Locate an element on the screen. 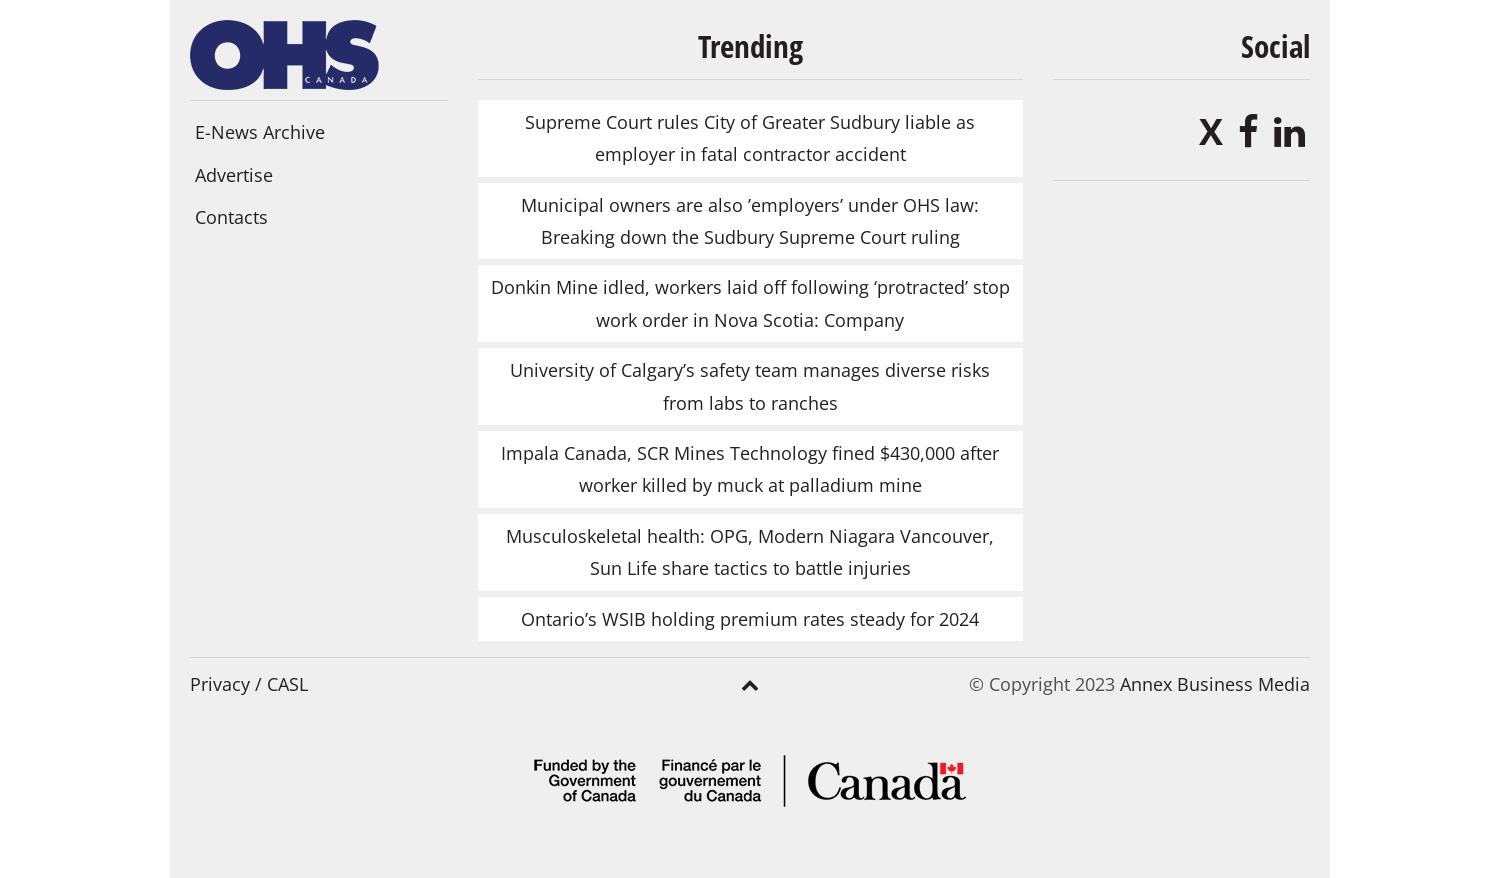 This screenshot has width=1500, height=878. 'Impala Canada, SCR Mines Technology fined $430,000 after worker killed by muck at palladium mine' is located at coordinates (750, 468).